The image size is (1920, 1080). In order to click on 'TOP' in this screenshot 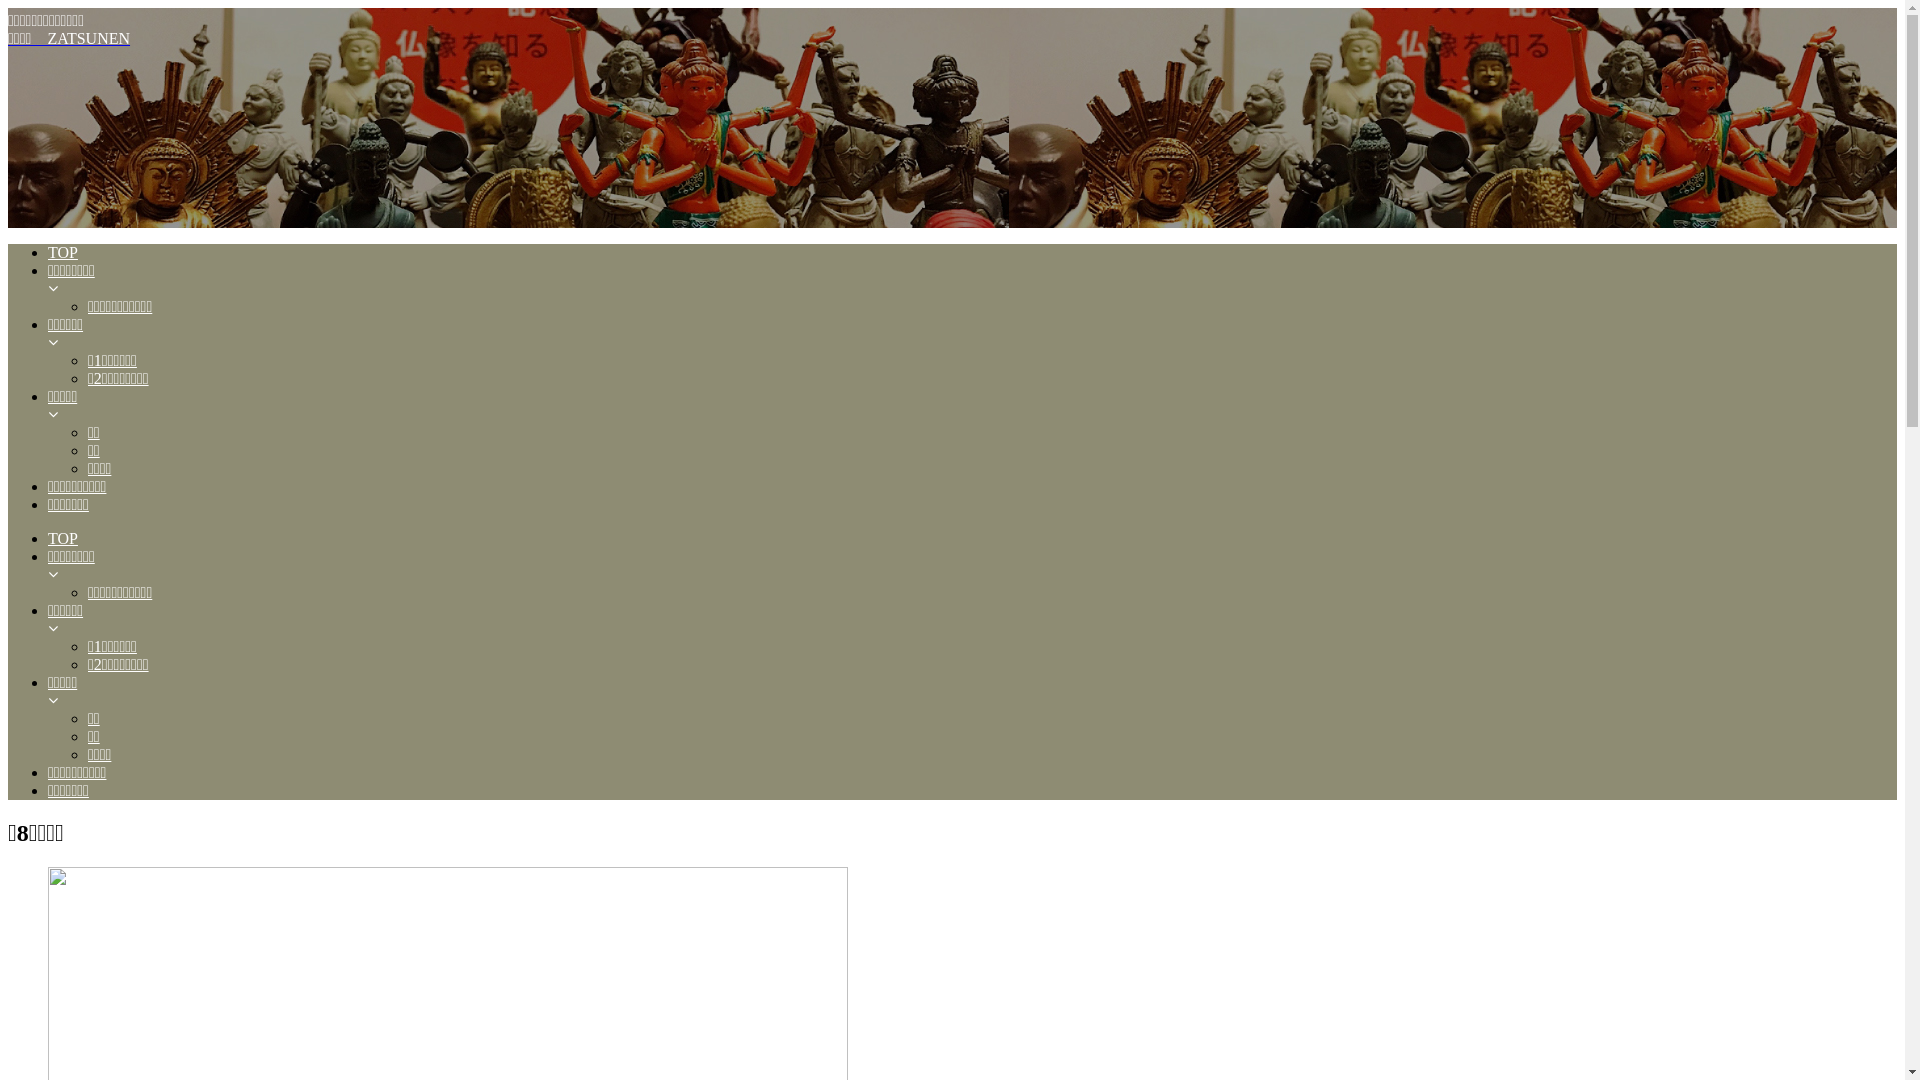, I will do `click(48, 252)`.